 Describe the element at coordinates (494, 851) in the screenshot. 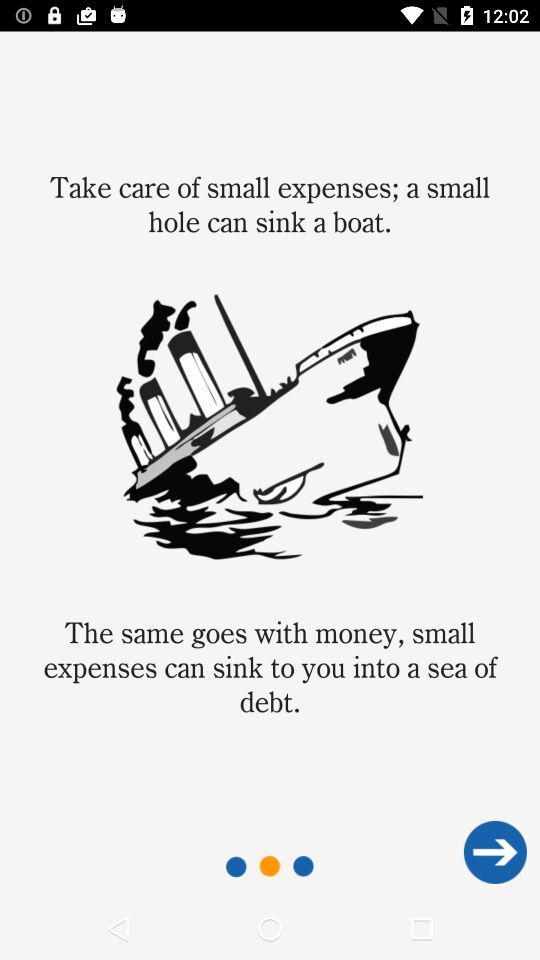

I see `the arrow_forward icon` at that location.